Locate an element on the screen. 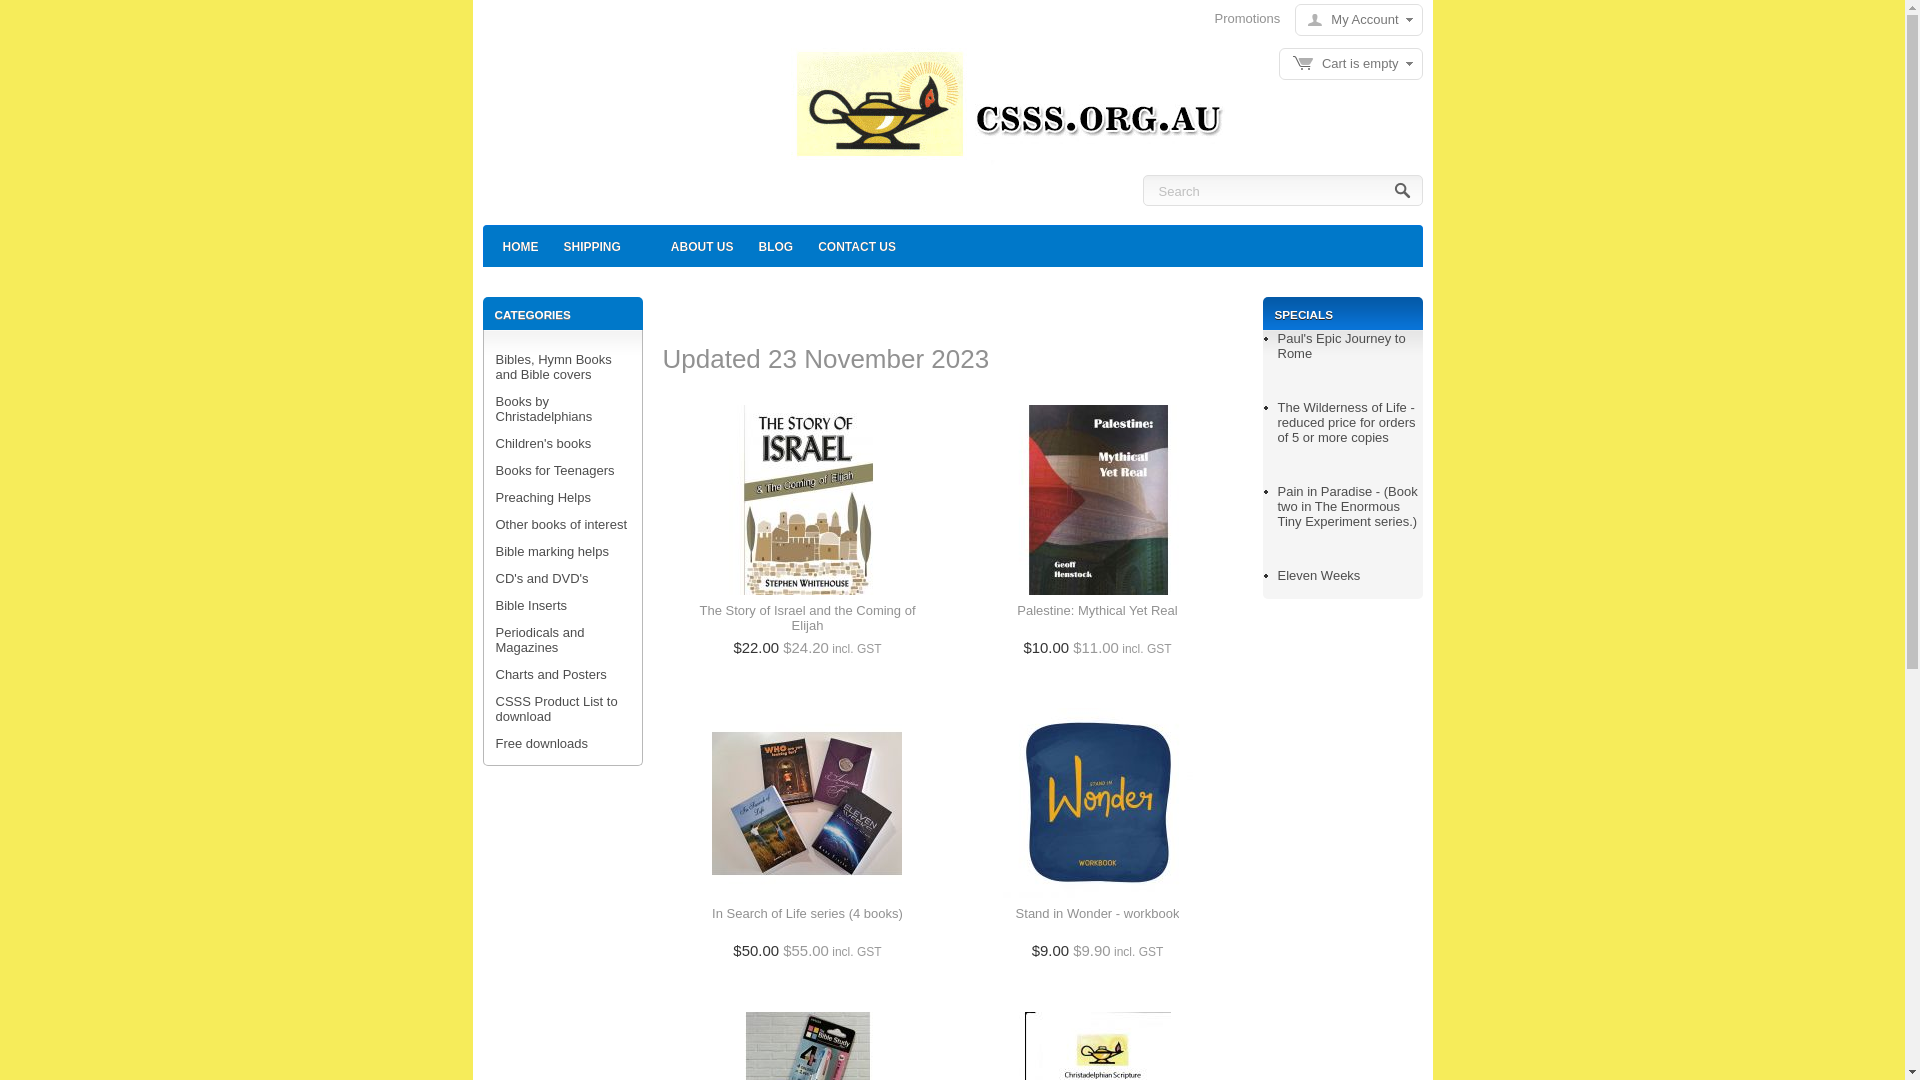  'HOME' is located at coordinates (519, 245).